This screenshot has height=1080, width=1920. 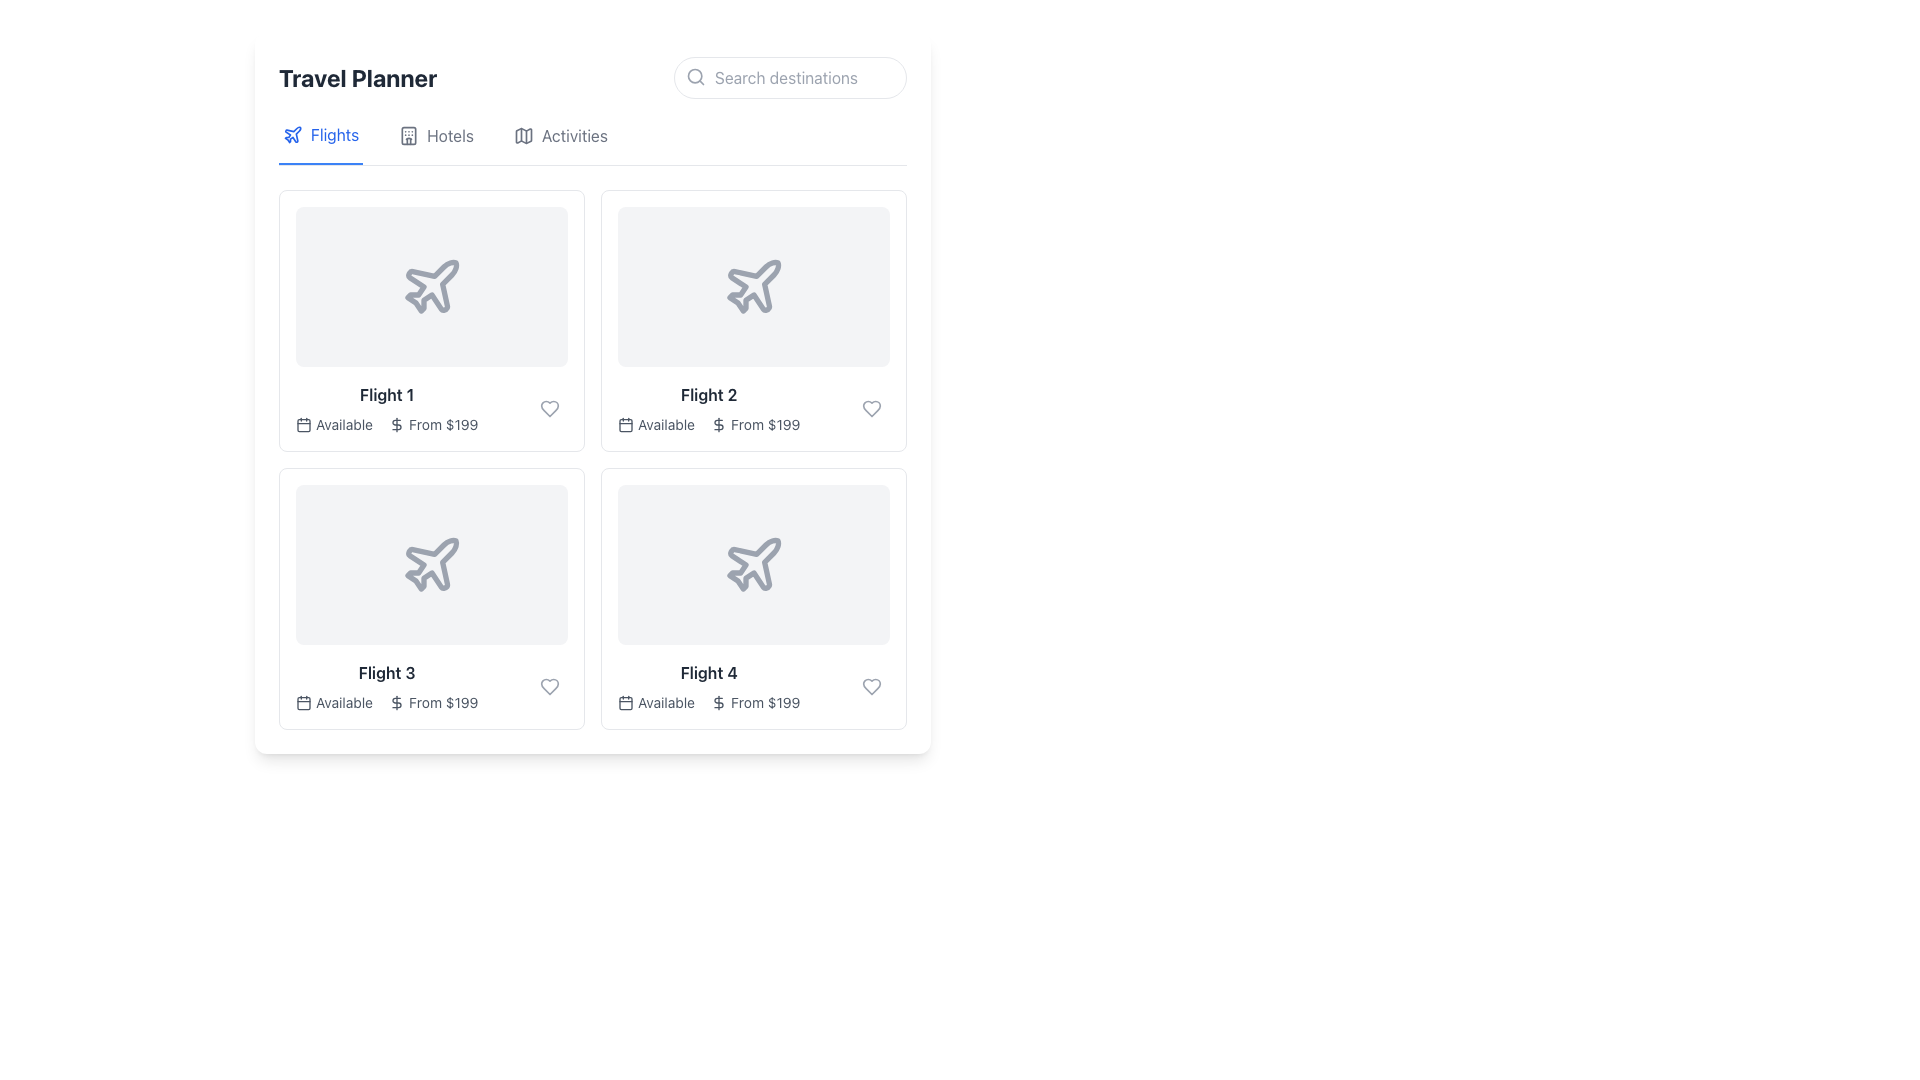 What do you see at coordinates (431, 286) in the screenshot?
I see `the flight icon located in the top-left corner card of the grid interface` at bounding box center [431, 286].